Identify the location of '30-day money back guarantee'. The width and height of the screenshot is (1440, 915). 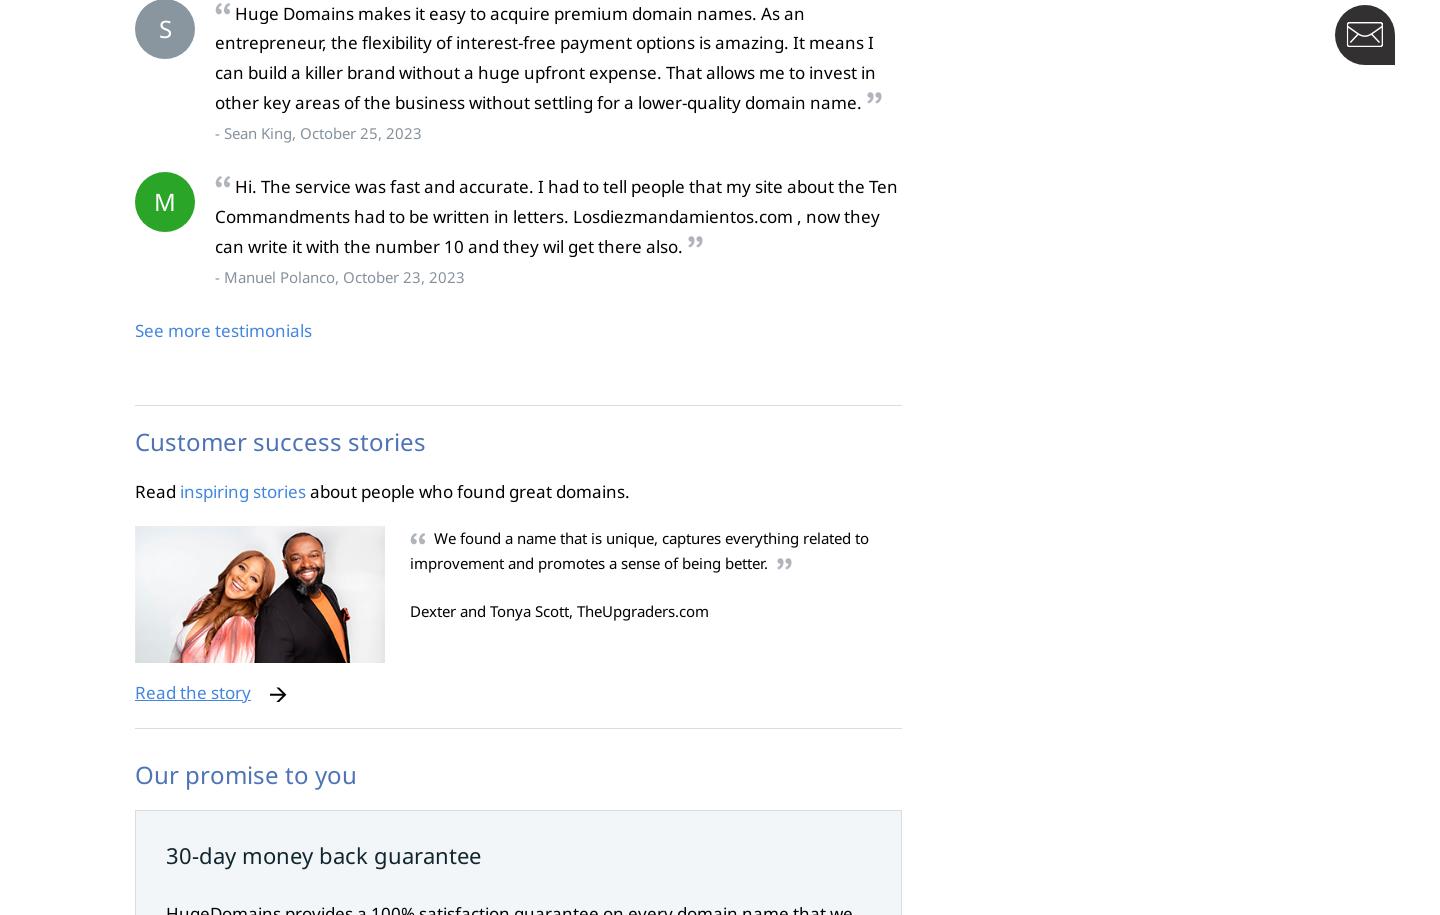
(323, 853).